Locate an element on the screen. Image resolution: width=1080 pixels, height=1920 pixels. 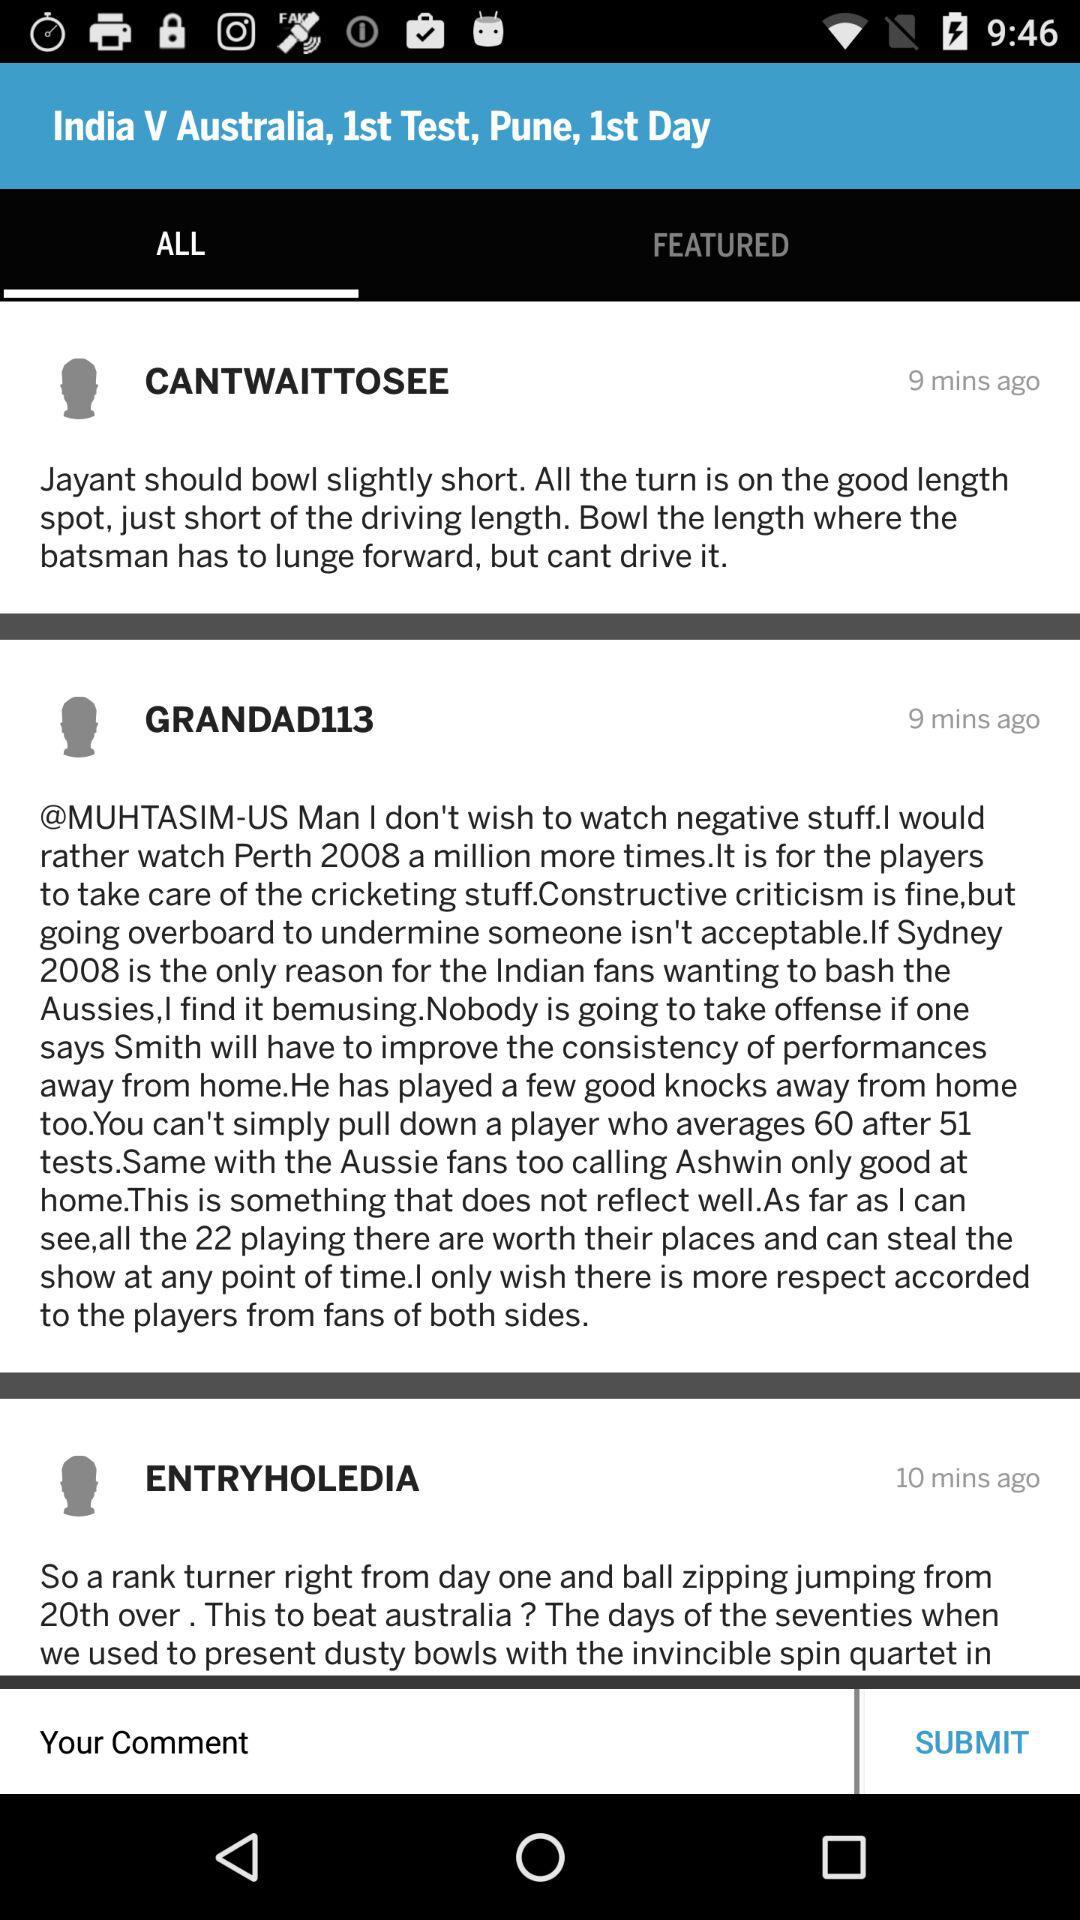
jayant should bowl is located at coordinates (540, 516).